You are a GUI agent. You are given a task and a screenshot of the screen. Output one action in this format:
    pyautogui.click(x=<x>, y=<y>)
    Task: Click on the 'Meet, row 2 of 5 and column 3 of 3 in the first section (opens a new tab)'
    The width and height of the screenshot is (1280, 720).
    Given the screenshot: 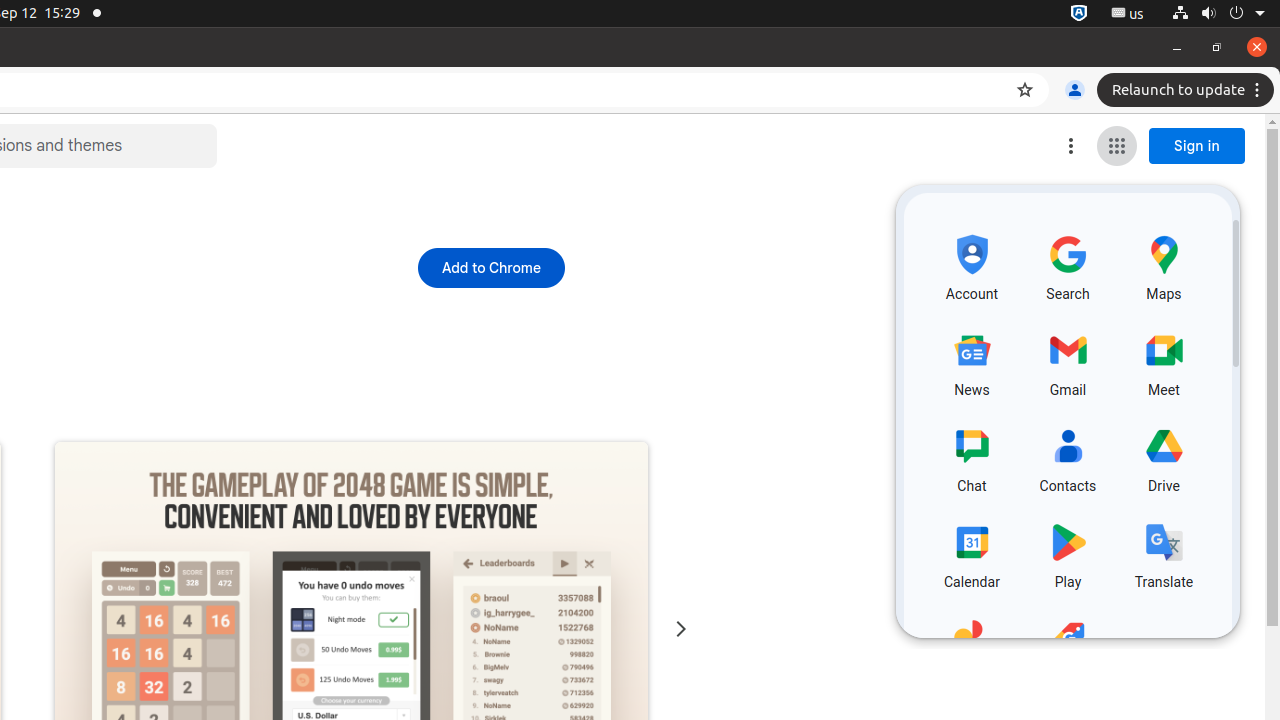 What is the action you would take?
    pyautogui.click(x=1164, y=361)
    